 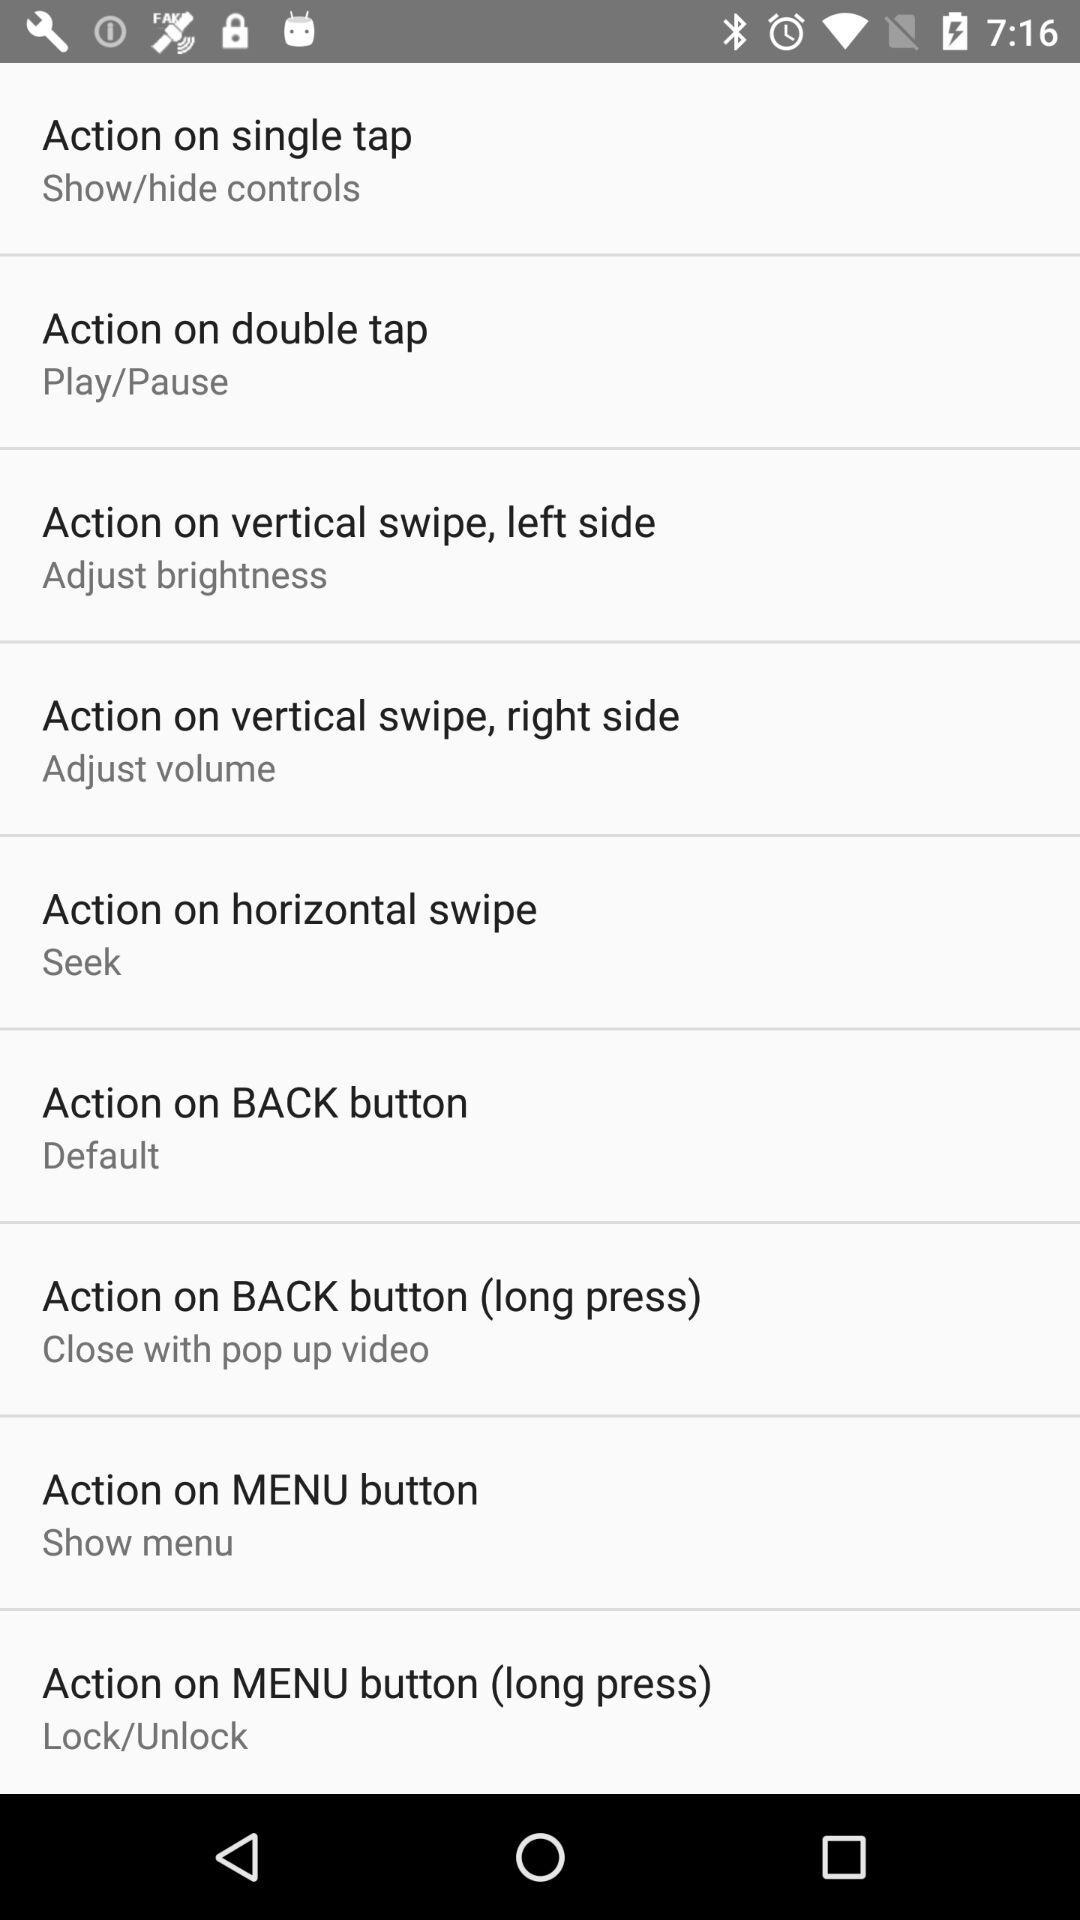 What do you see at coordinates (80, 960) in the screenshot?
I see `the icon above the action on back app` at bounding box center [80, 960].